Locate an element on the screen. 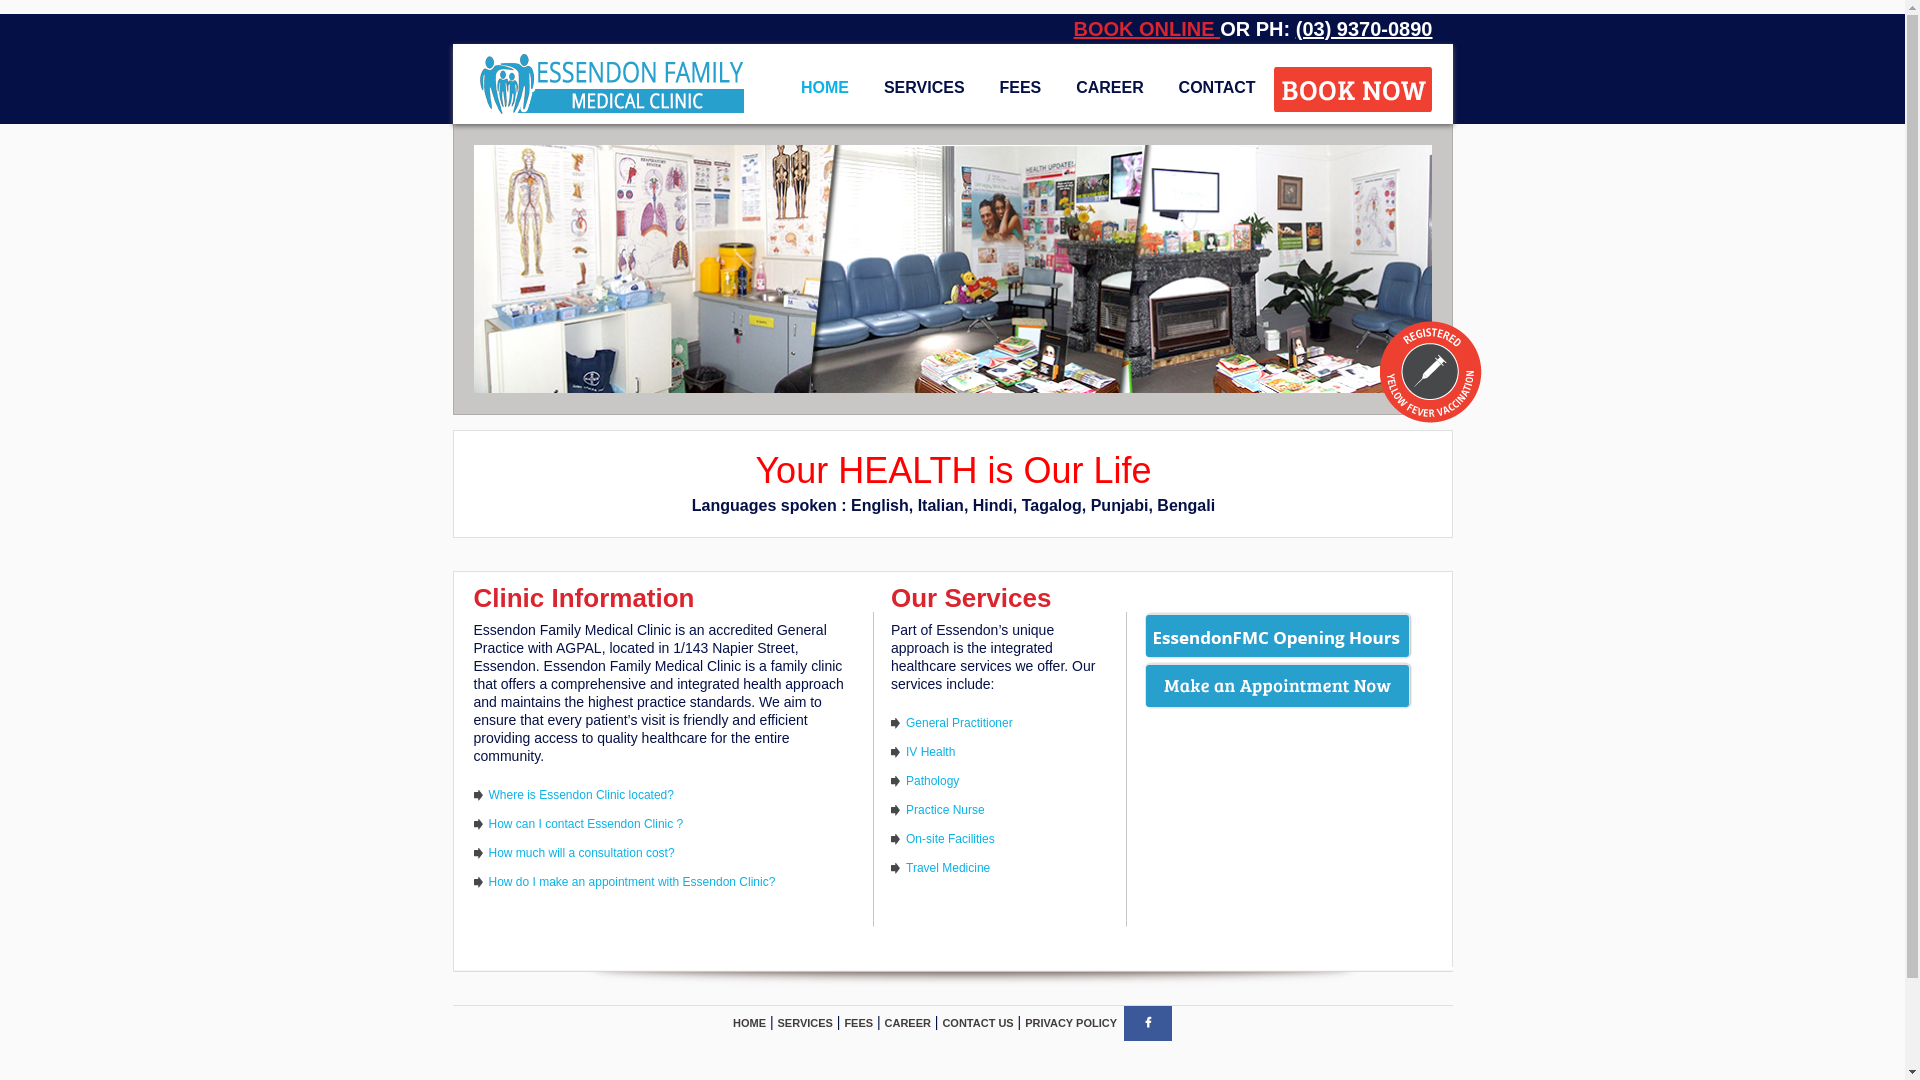 This screenshot has width=1920, height=1080. 'IV Health' is located at coordinates (905, 752).